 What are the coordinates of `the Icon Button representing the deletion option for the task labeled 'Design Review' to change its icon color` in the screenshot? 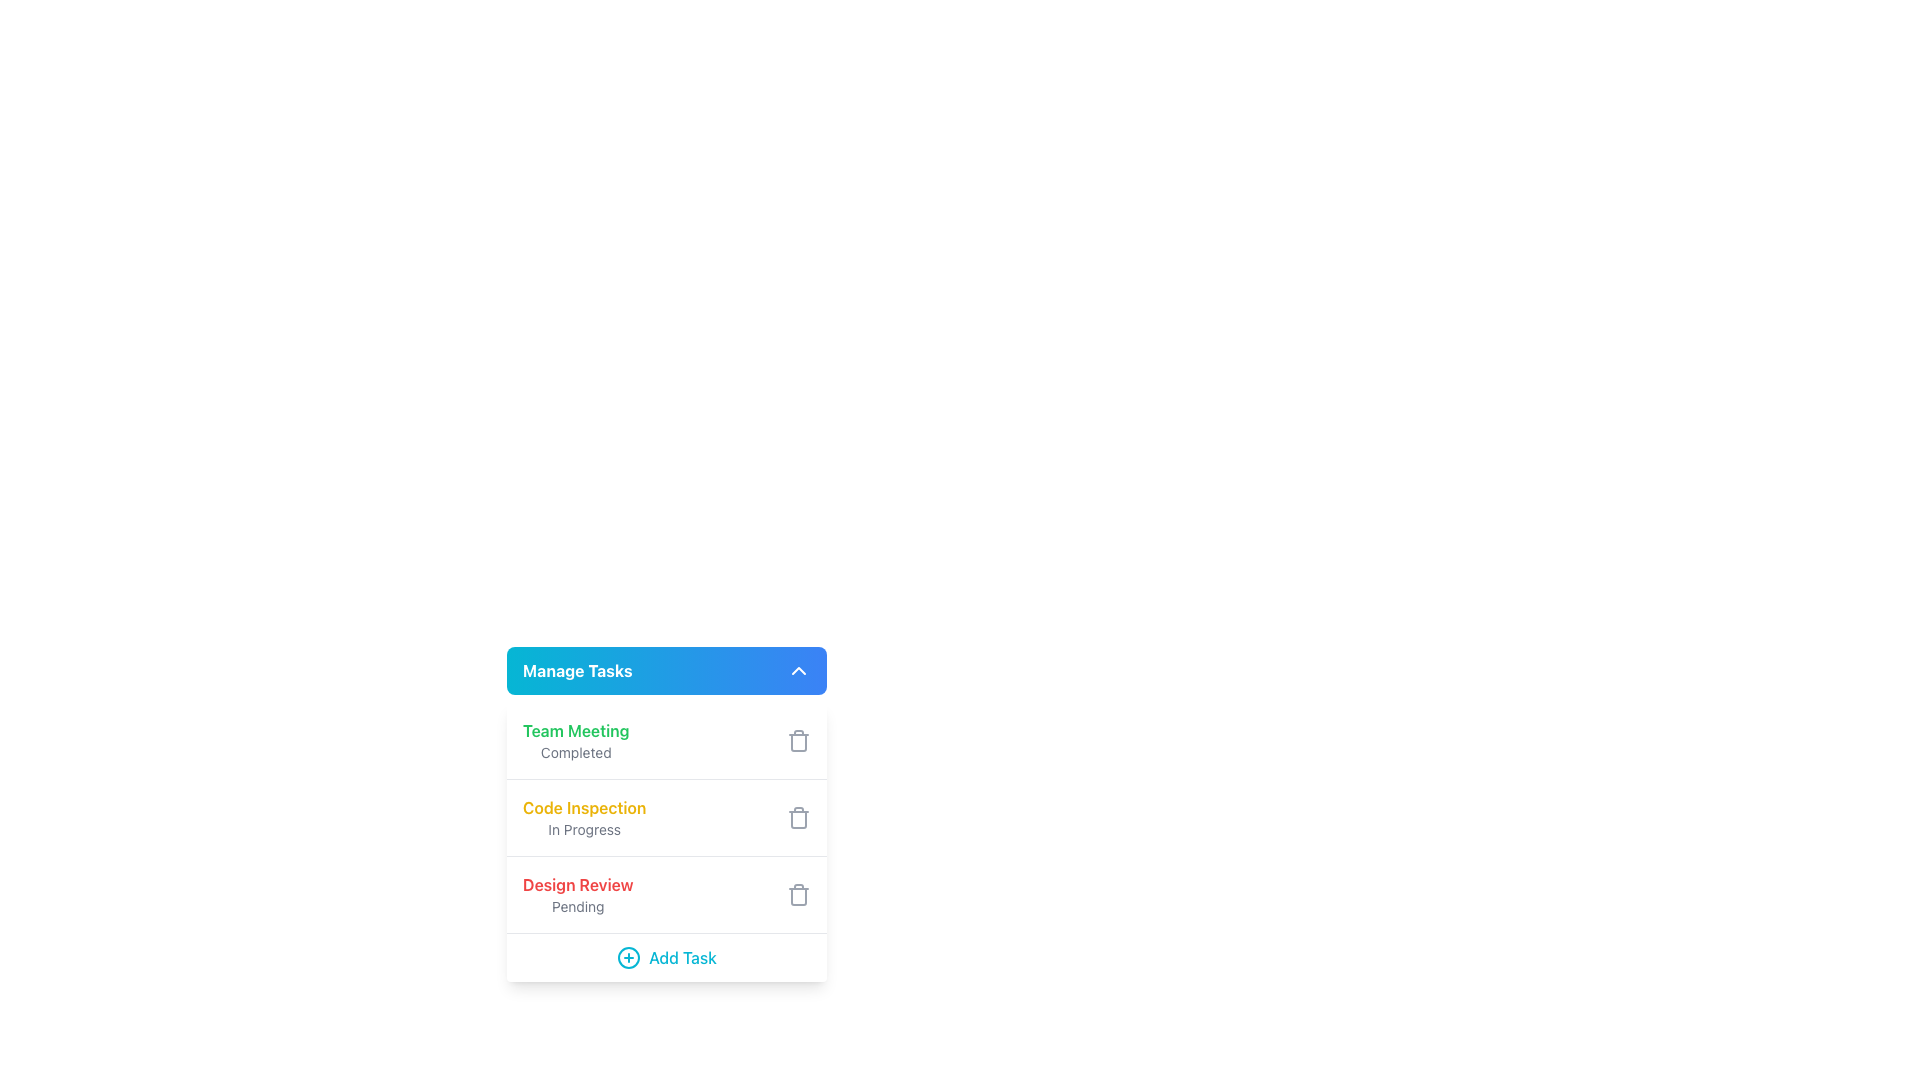 It's located at (797, 893).